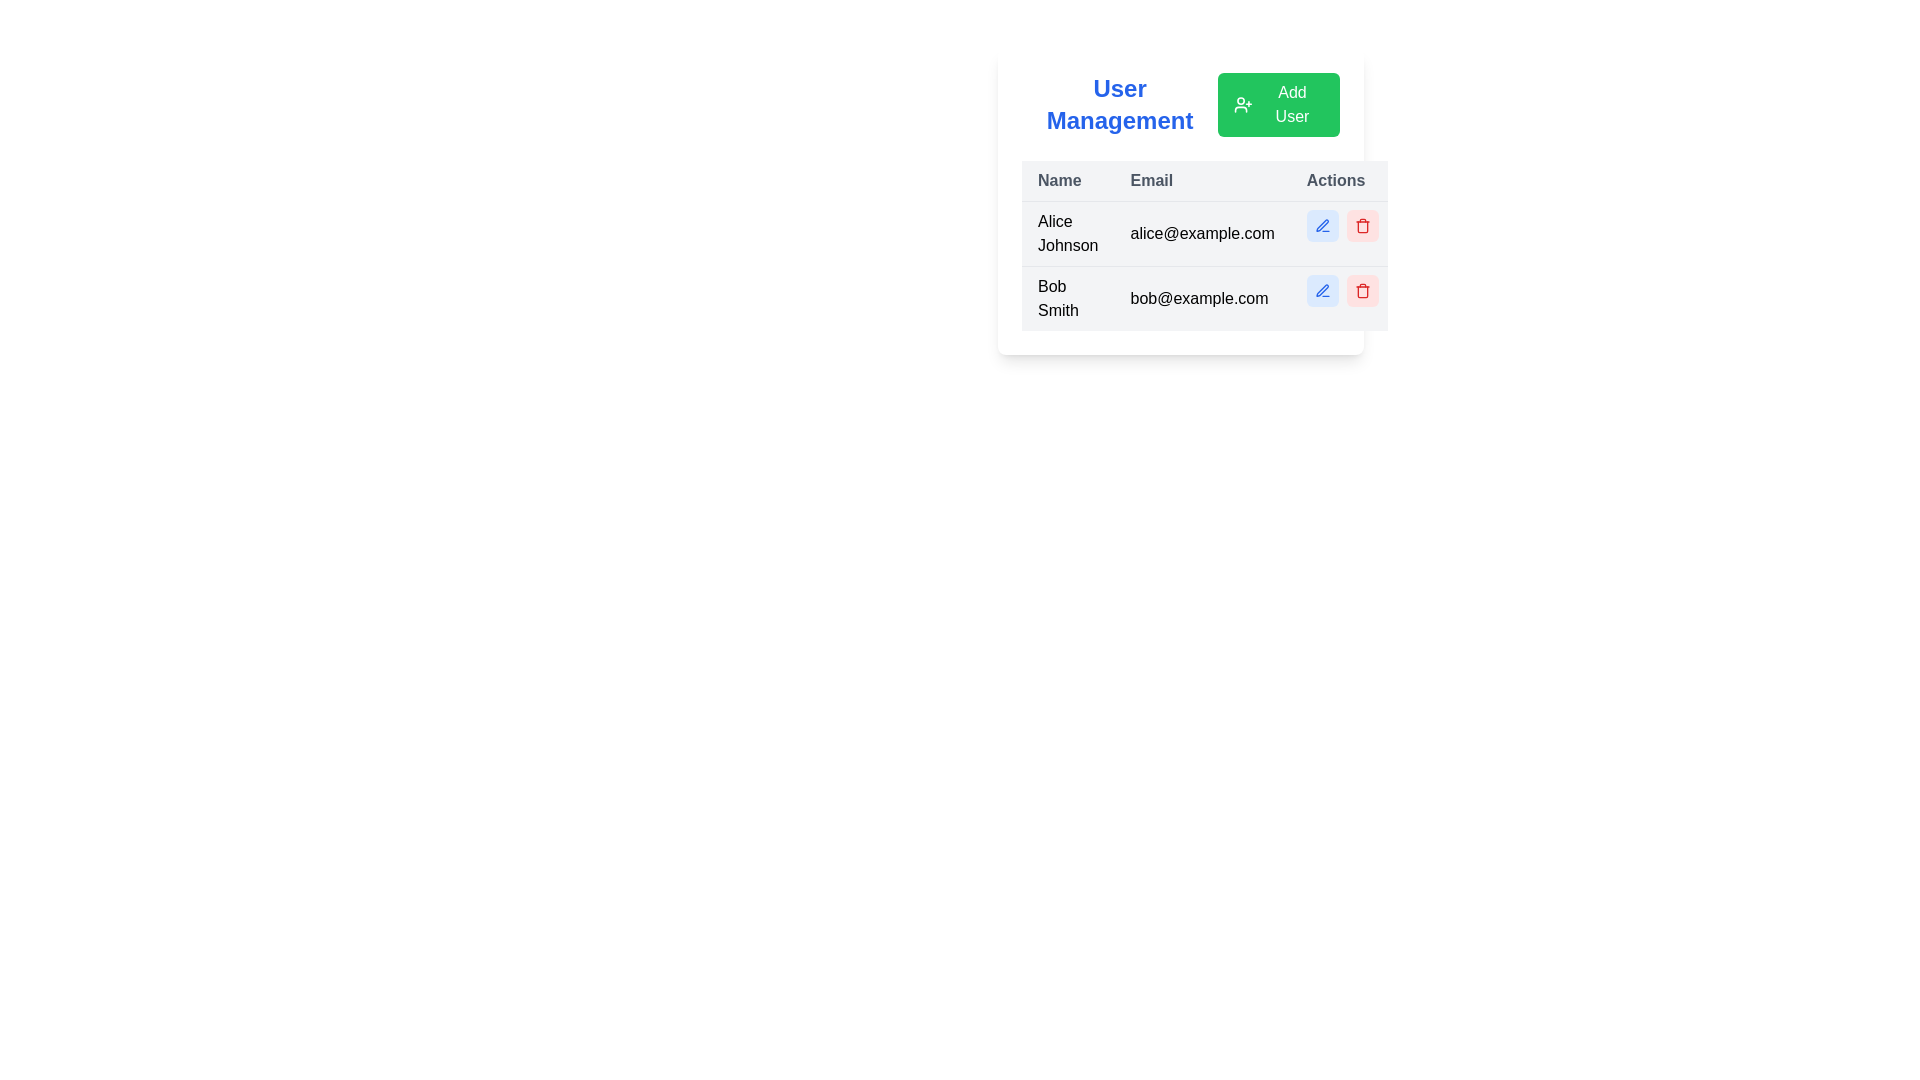 The height and width of the screenshot is (1080, 1920). What do you see at coordinates (1242, 104) in the screenshot?
I see `the 'Add User' icon located to the left of the 'Add User' text within the button` at bounding box center [1242, 104].